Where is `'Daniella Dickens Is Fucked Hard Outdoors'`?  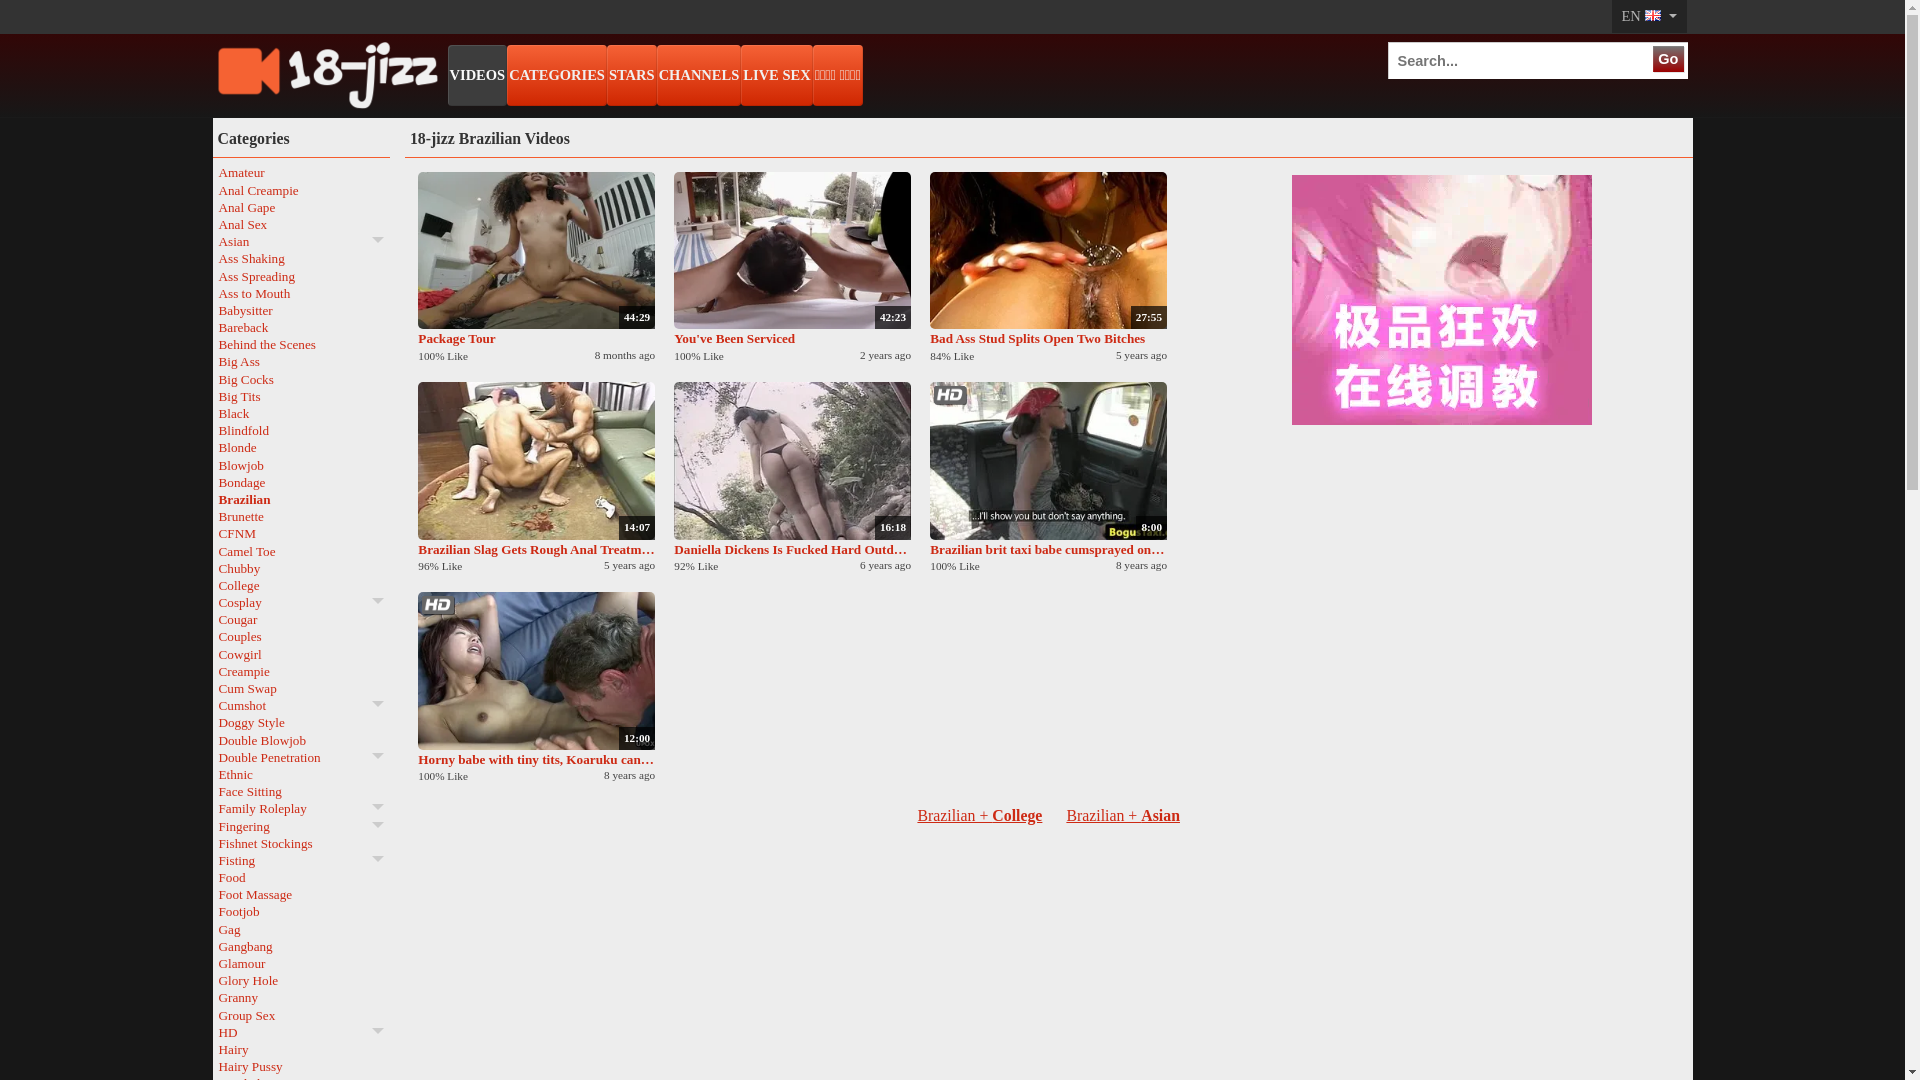 'Daniella Dickens Is Fucked Hard Outdoors' is located at coordinates (791, 549).